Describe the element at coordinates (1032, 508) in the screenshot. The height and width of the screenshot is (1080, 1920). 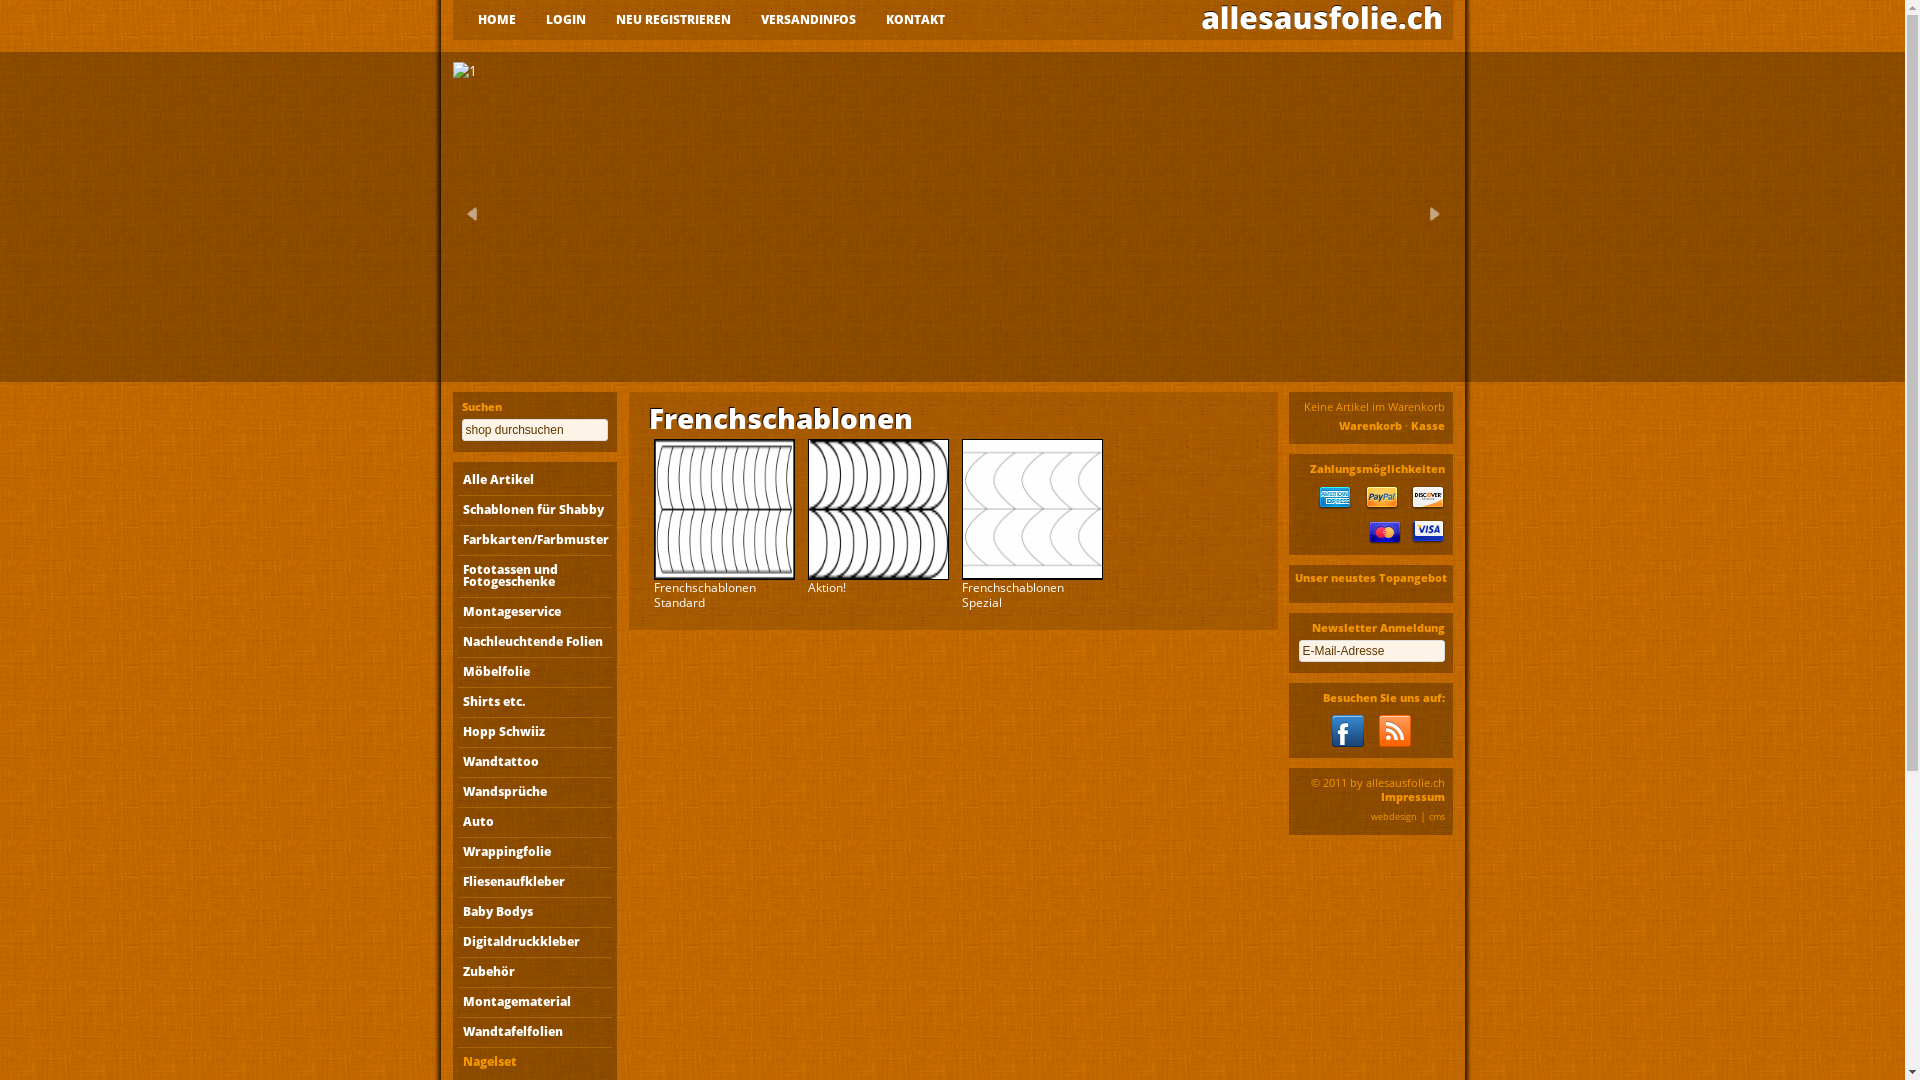
I see `' Frenchschablonen Spezial '` at that location.